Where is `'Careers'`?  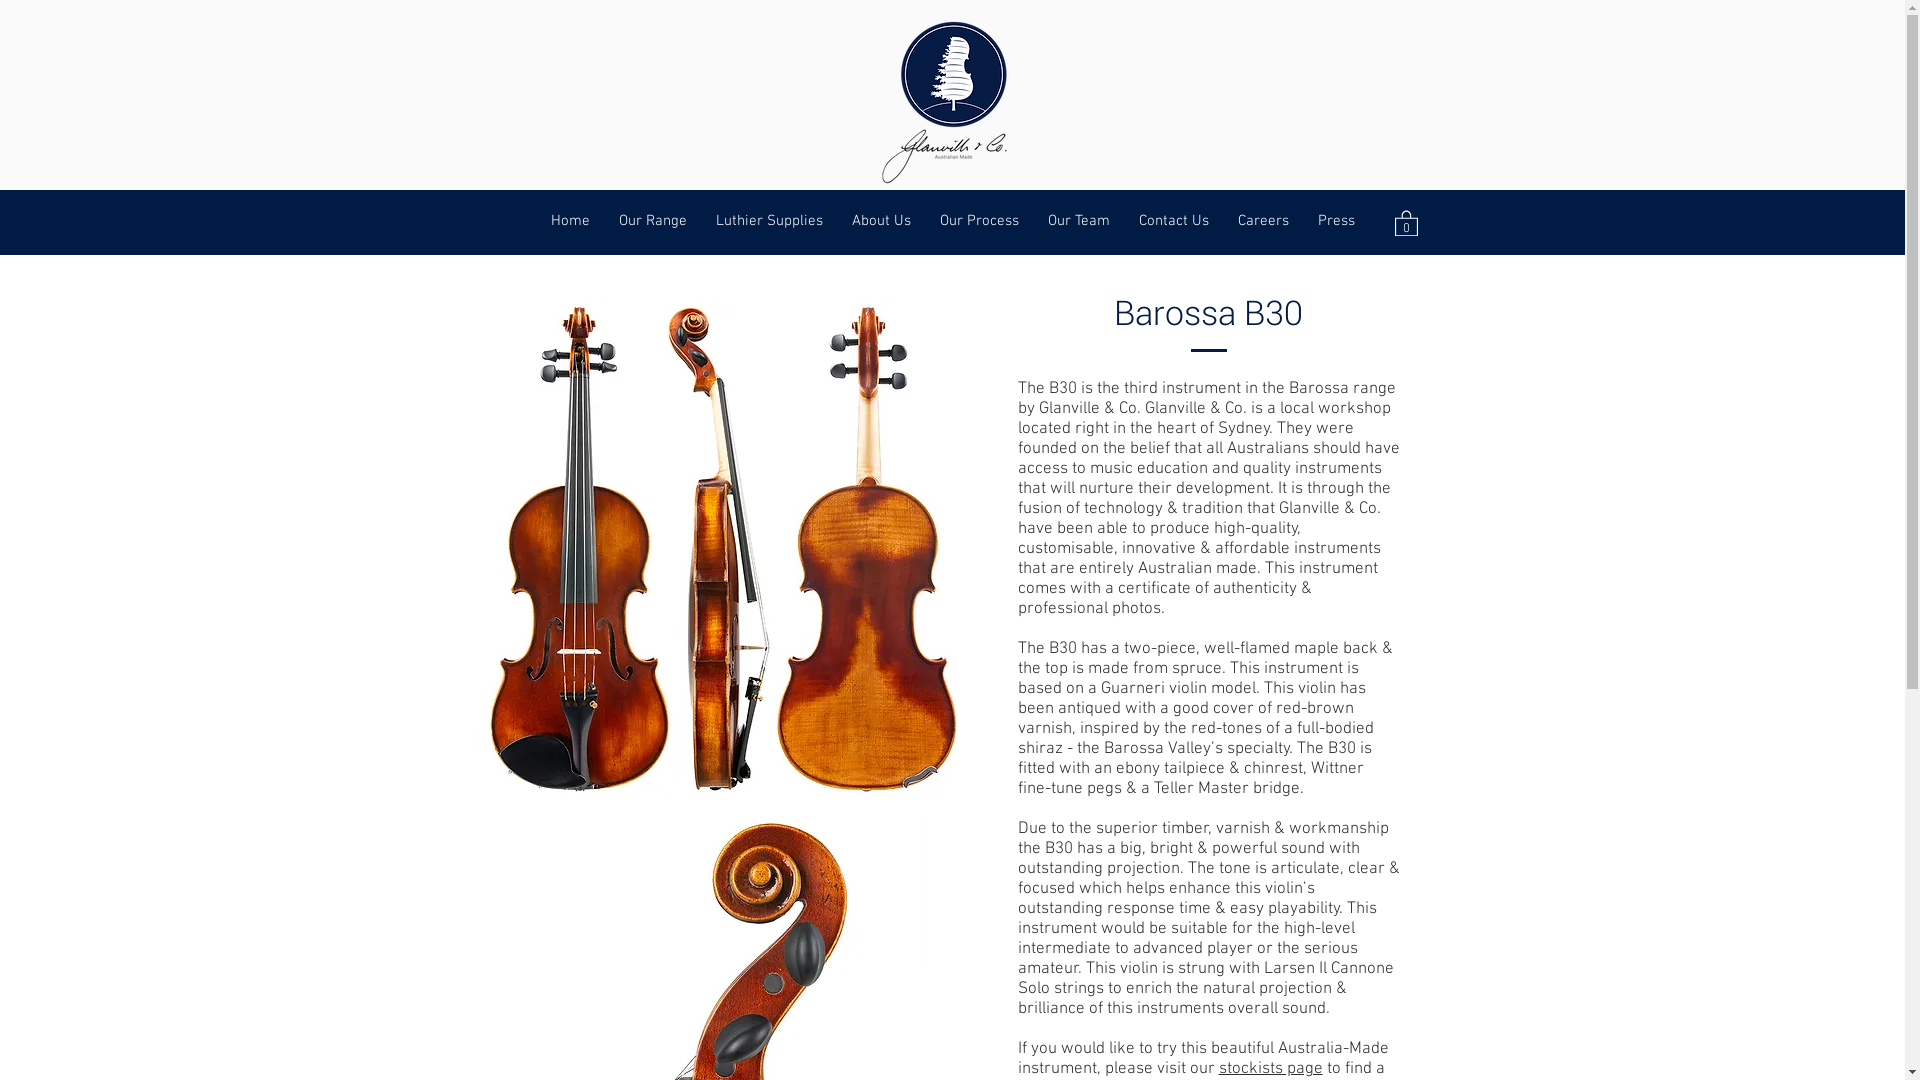
'Careers' is located at coordinates (1262, 220).